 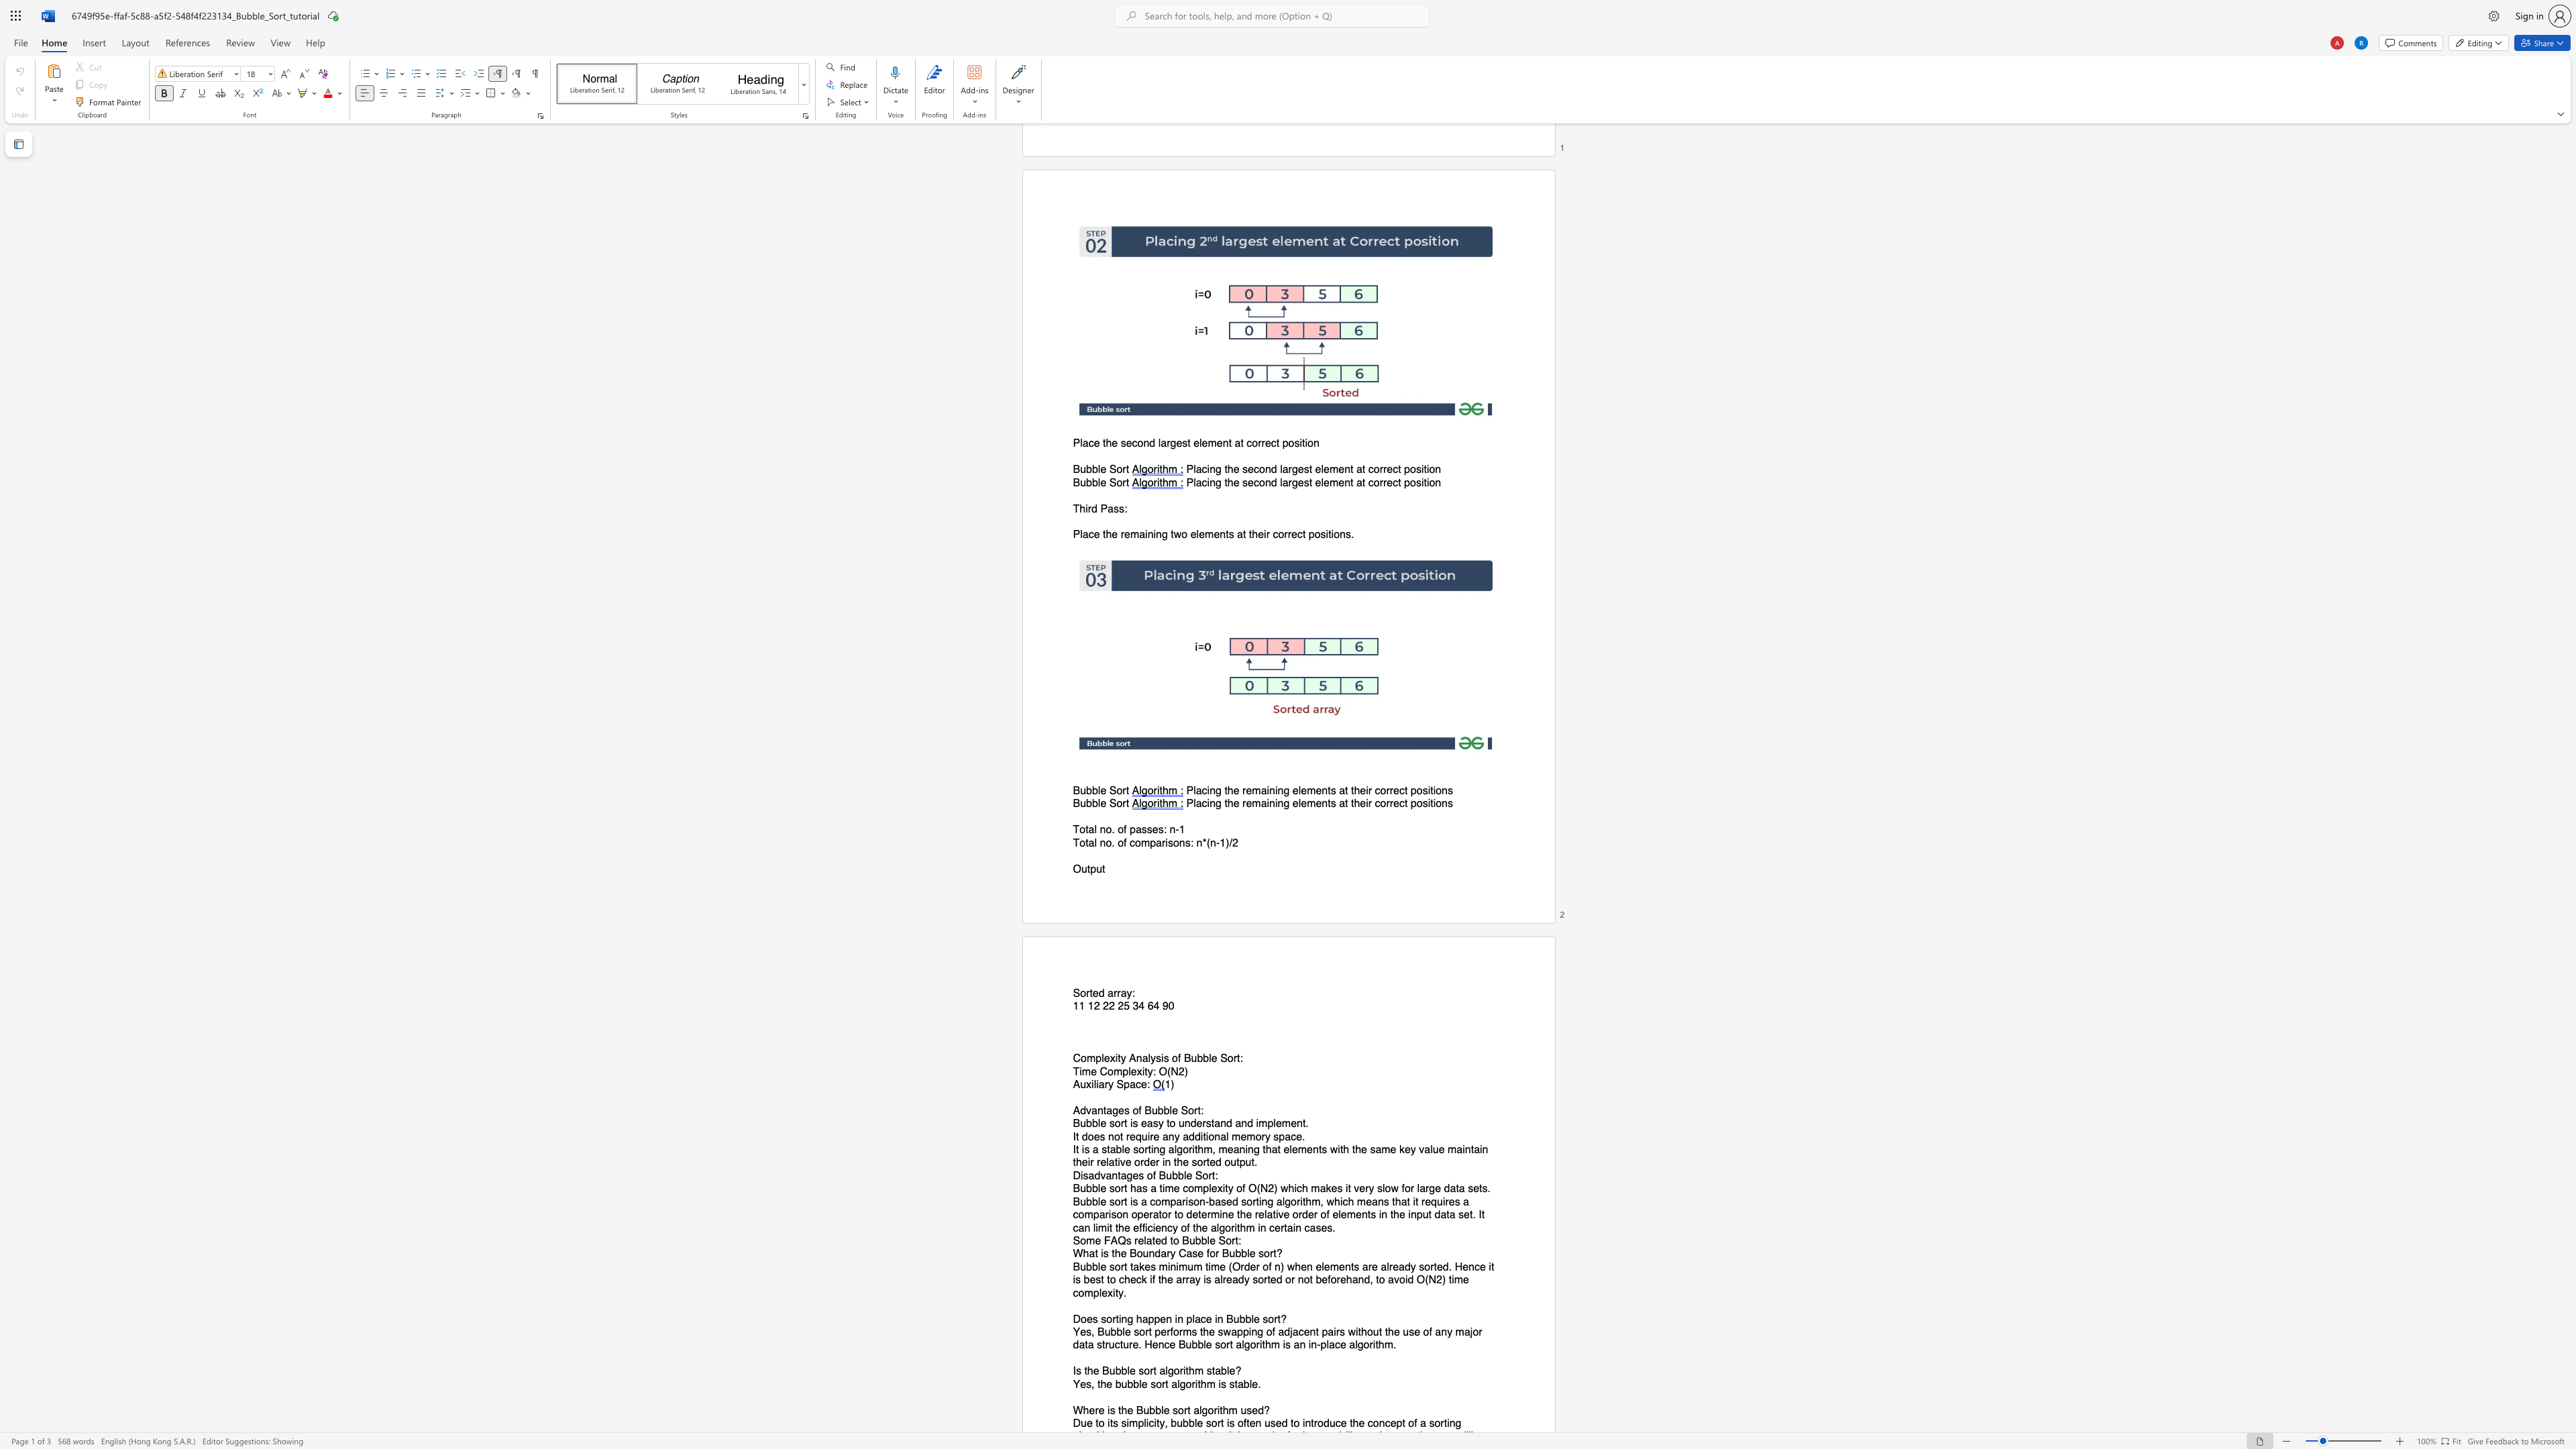 What do you see at coordinates (1152, 1005) in the screenshot?
I see `the subset text "4 9" within the text "11 12 22 25 34 64 90"` at bounding box center [1152, 1005].